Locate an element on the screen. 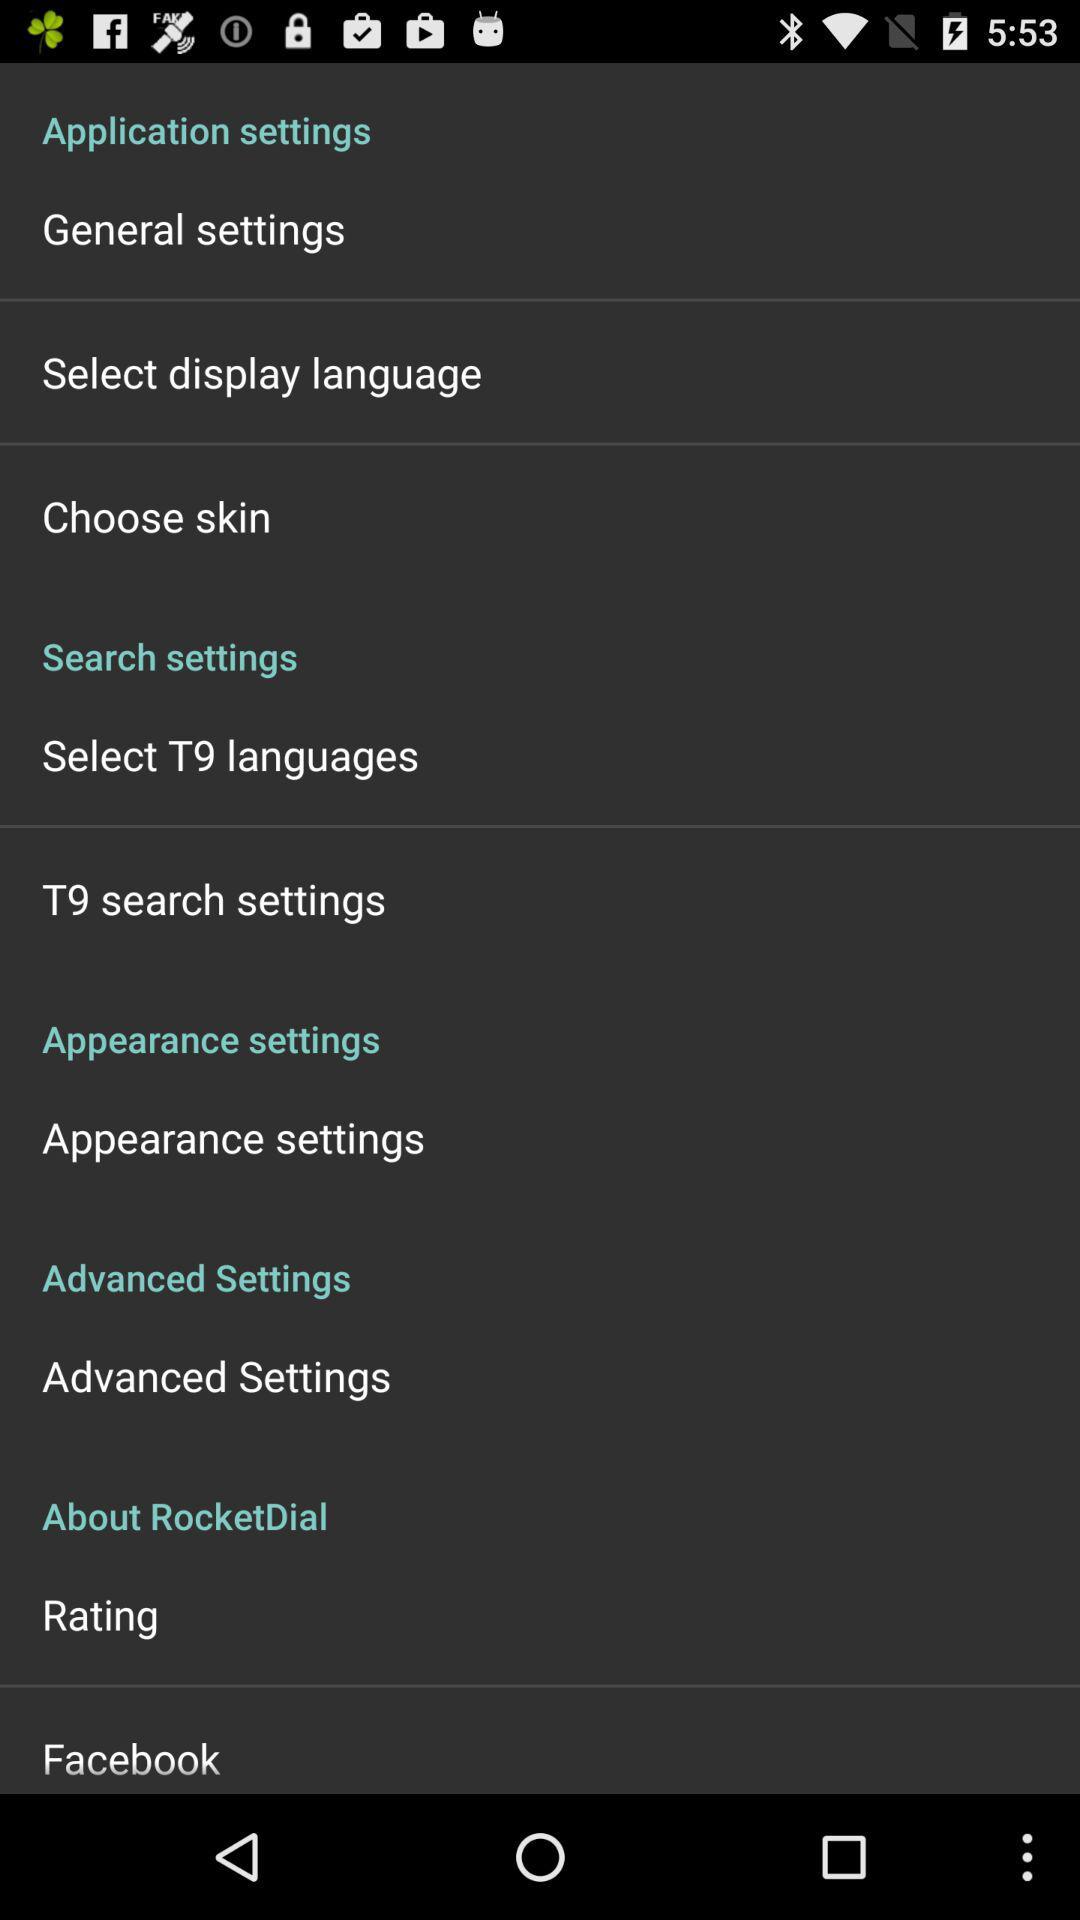 The image size is (1080, 1920). icon below the rating app is located at coordinates (131, 1756).